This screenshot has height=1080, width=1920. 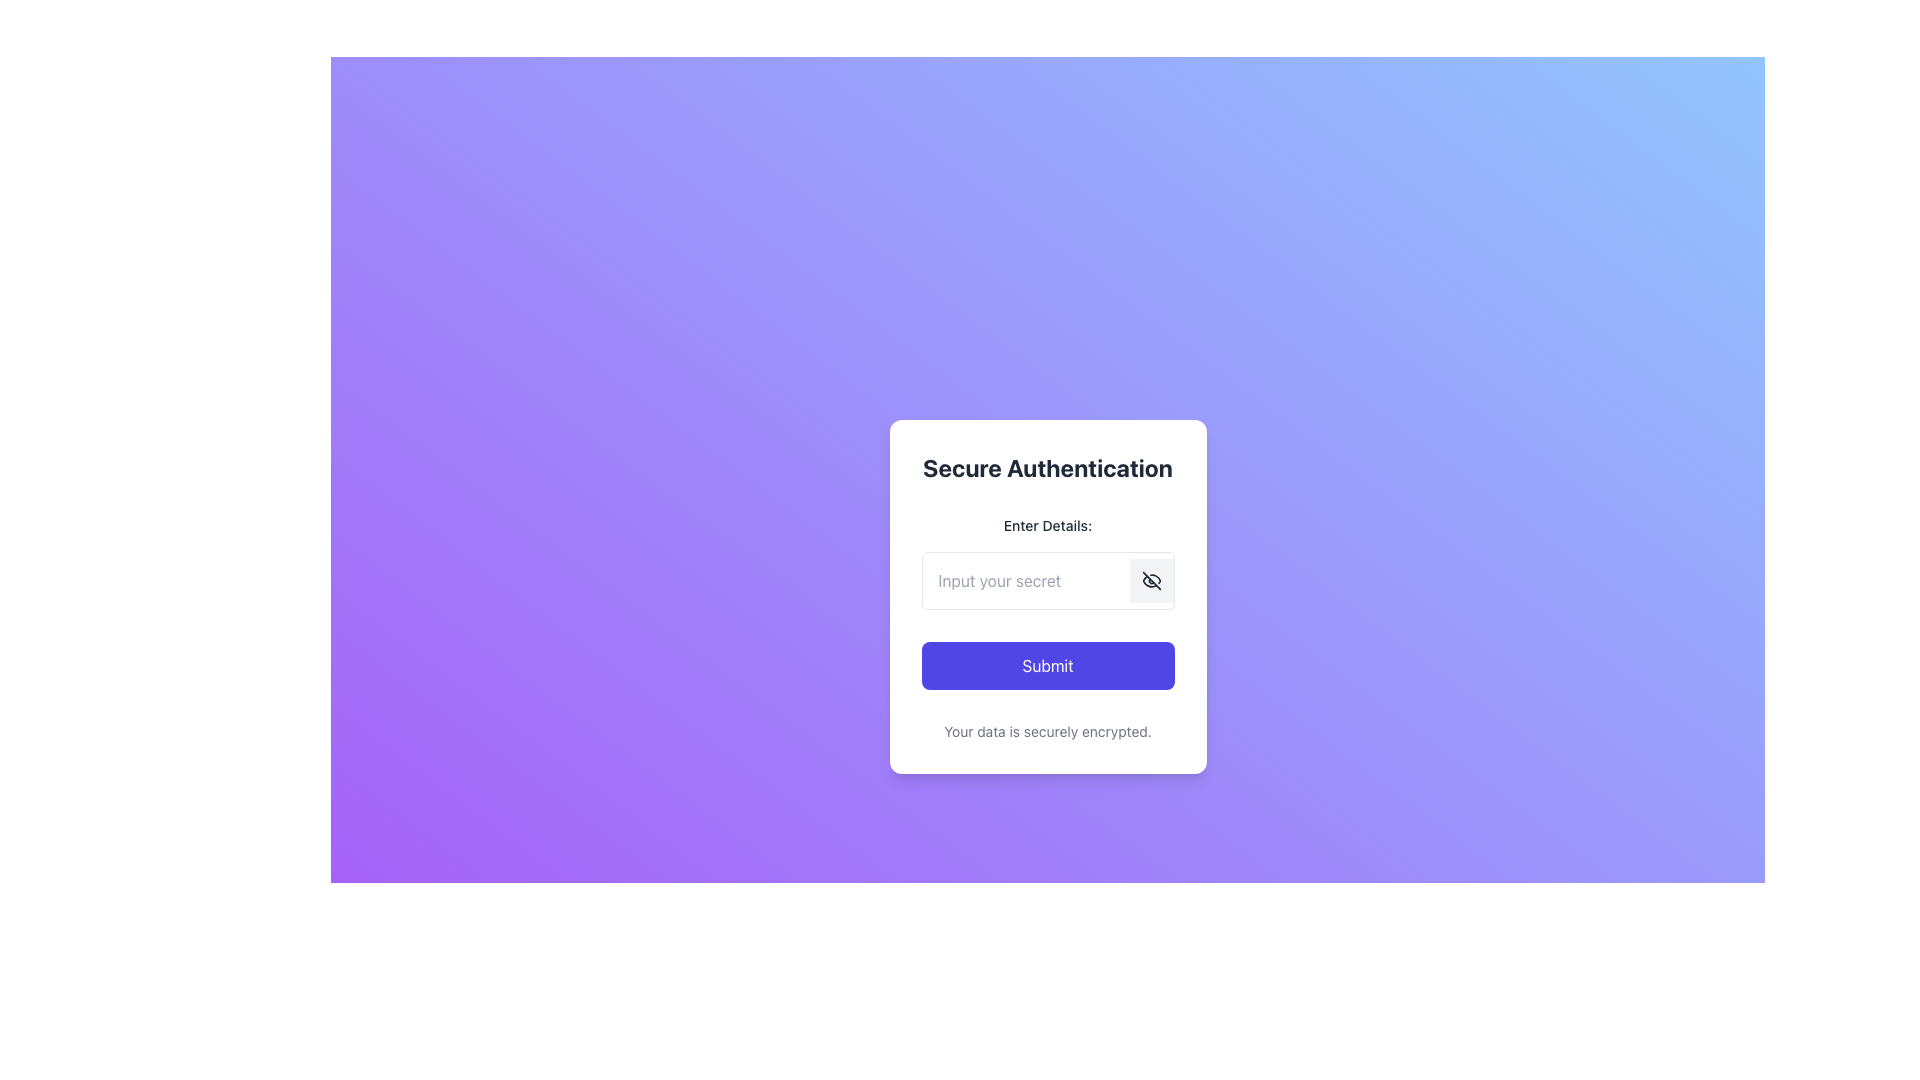 What do you see at coordinates (1046, 524) in the screenshot?
I see `label that serves as a prompt for the adjacent input field, centrally aligned at the top of the card layout` at bounding box center [1046, 524].